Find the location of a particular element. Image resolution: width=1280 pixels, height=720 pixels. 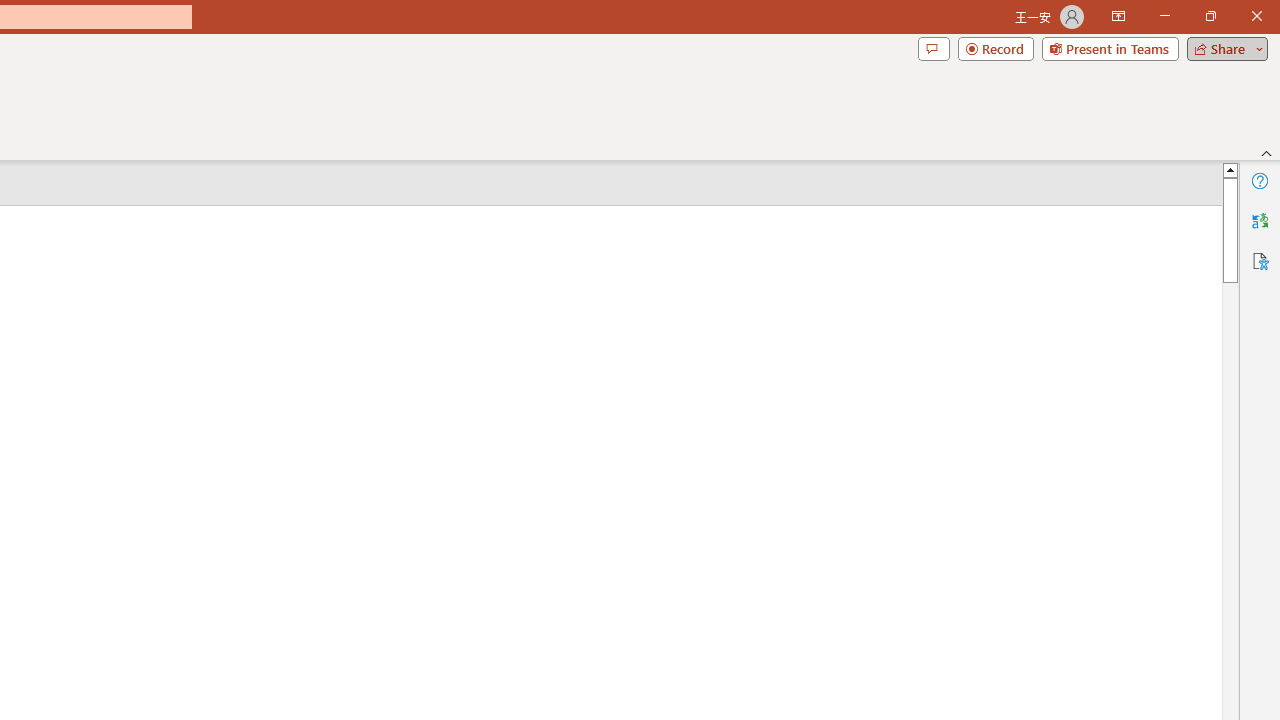

'Translator' is located at coordinates (1259, 221).